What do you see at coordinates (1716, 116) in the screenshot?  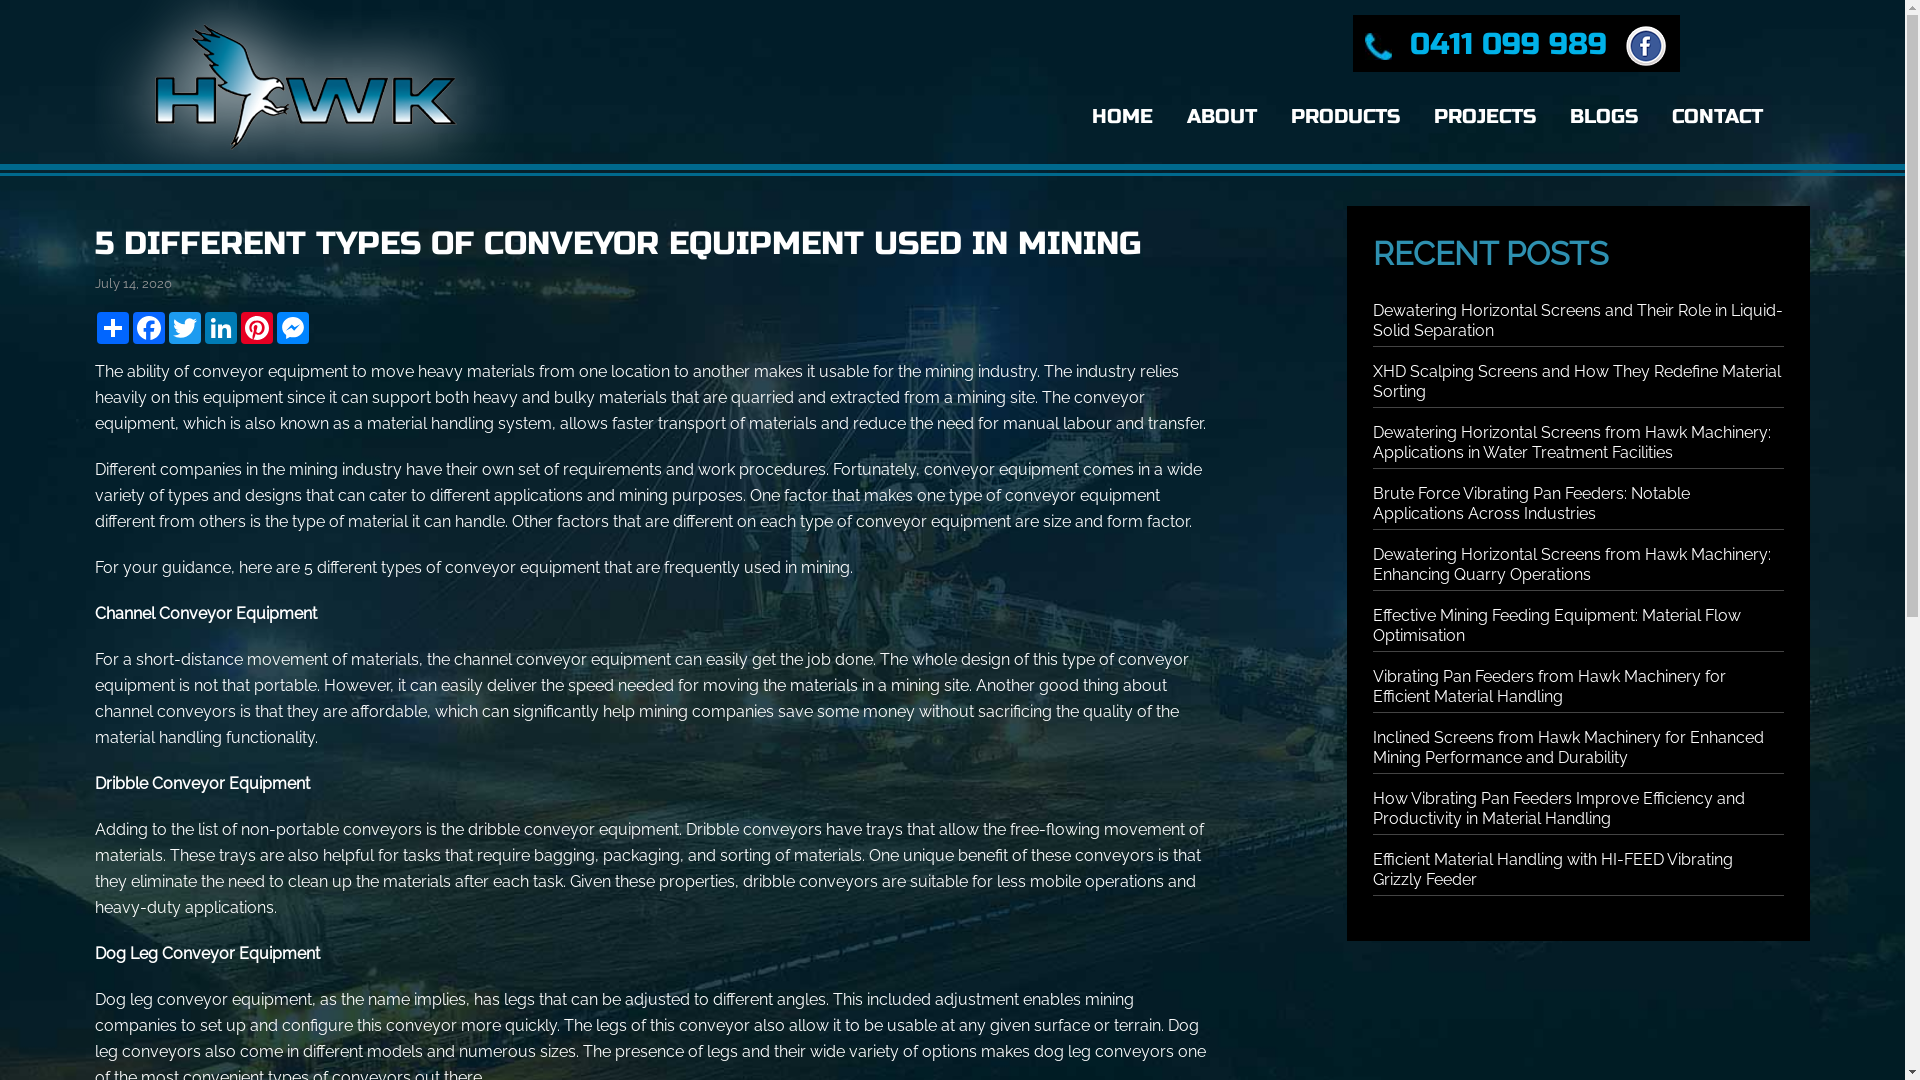 I see `'CONTACT'` at bounding box center [1716, 116].